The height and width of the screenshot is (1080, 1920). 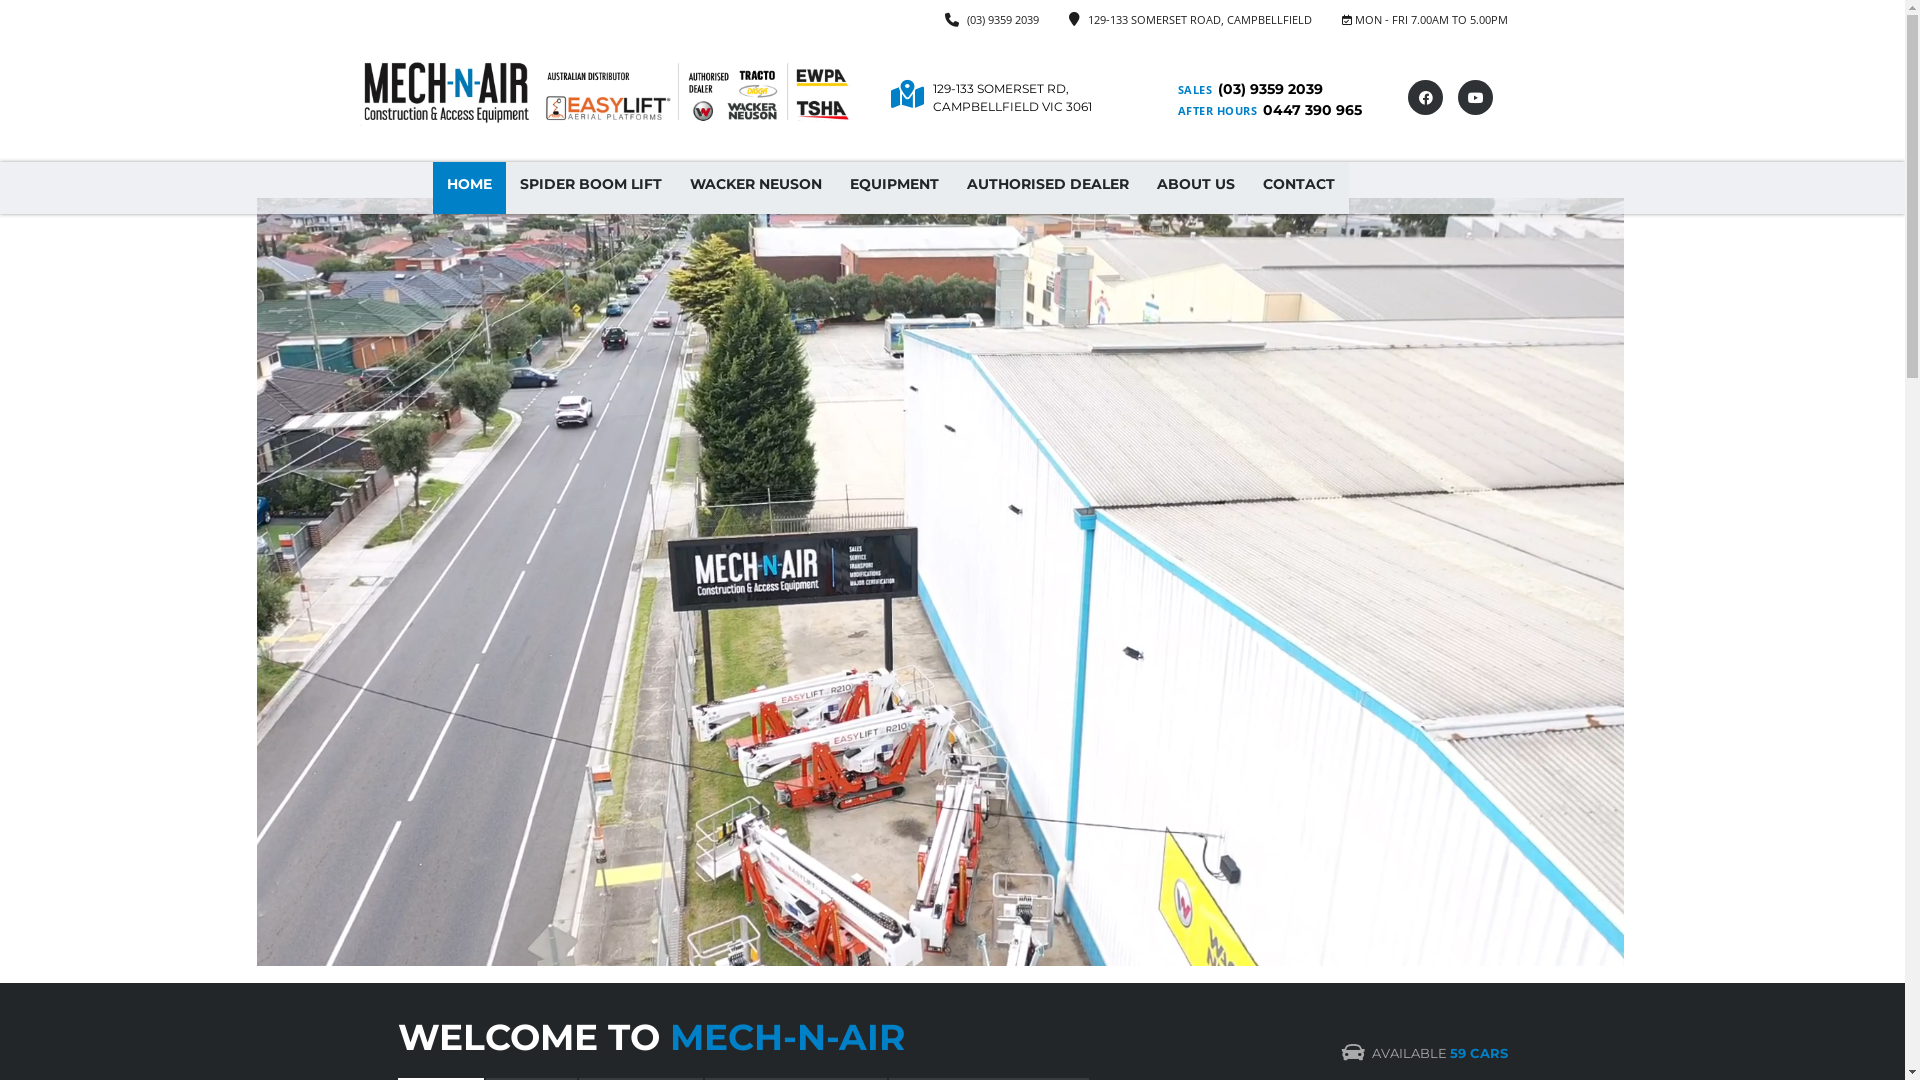 What do you see at coordinates (1311, 110) in the screenshot?
I see `'0447 390 965'` at bounding box center [1311, 110].